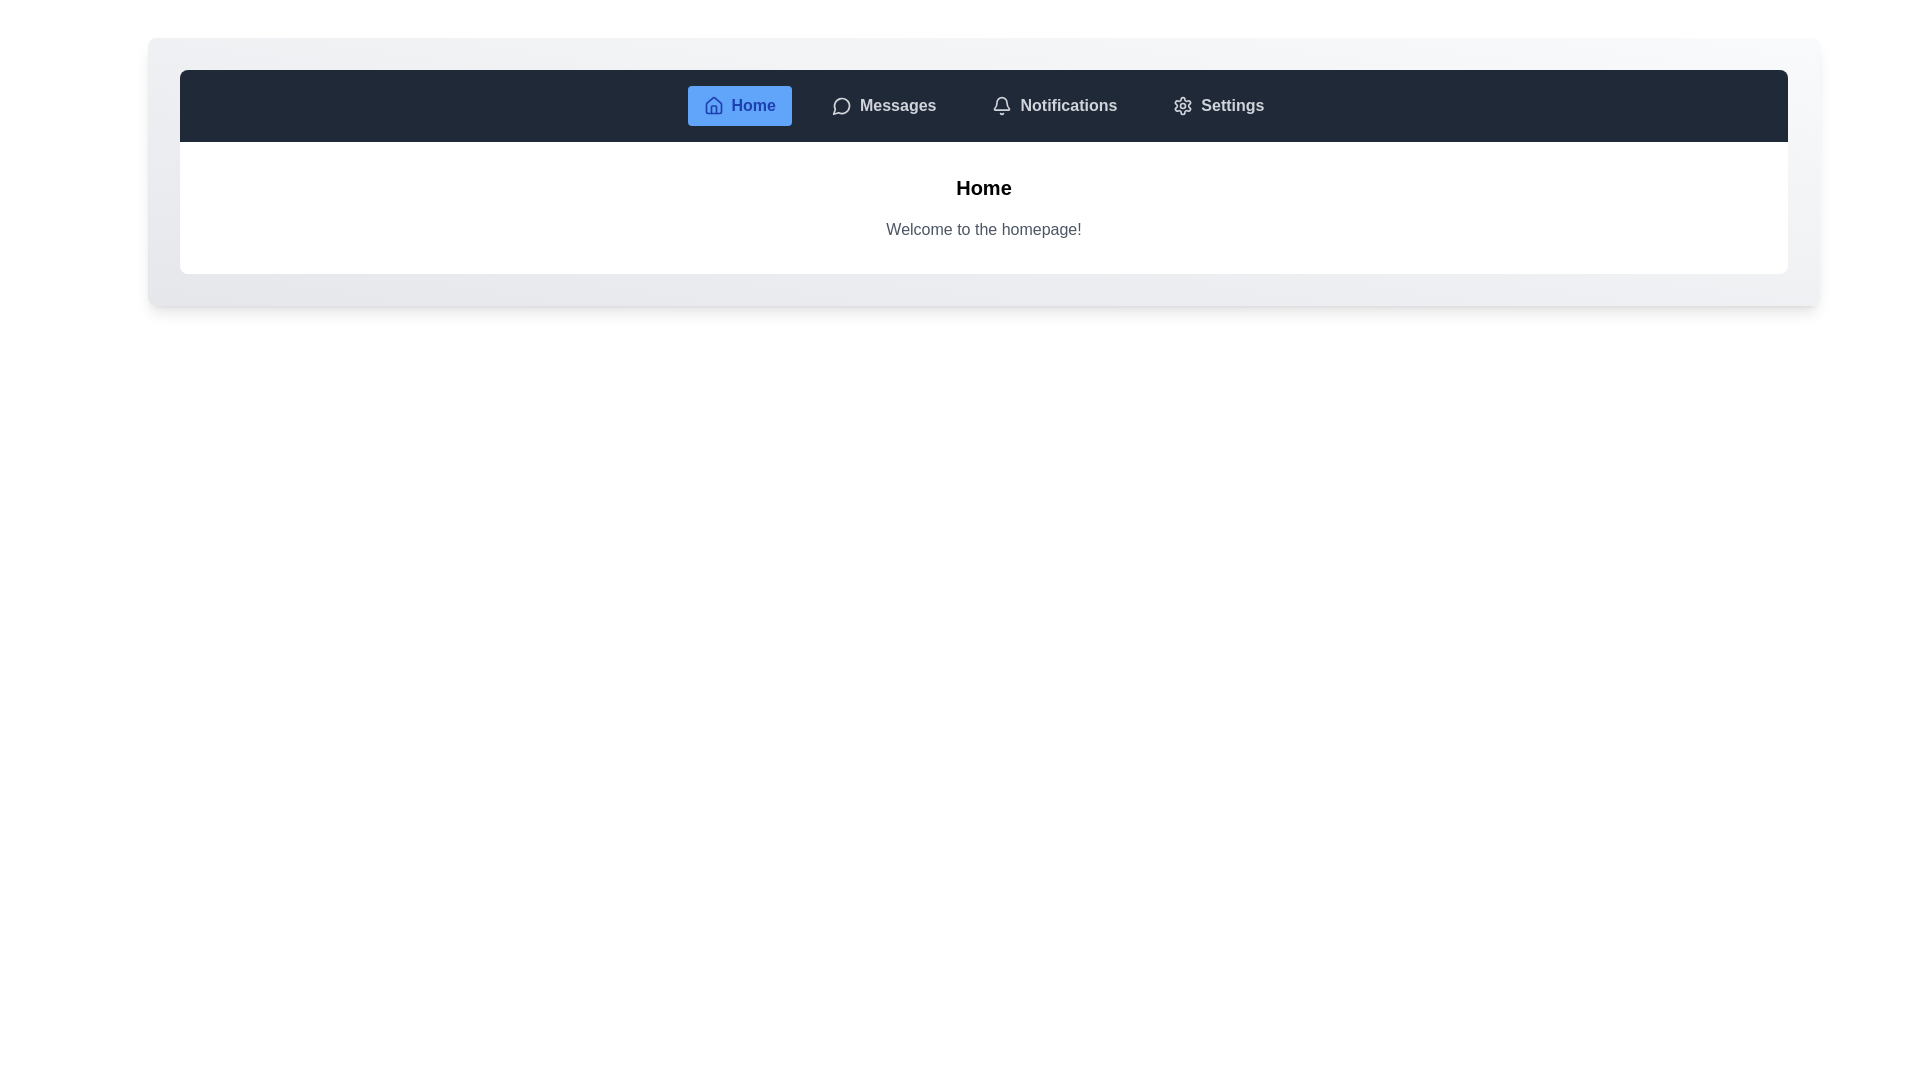 The width and height of the screenshot is (1920, 1080). I want to click on the tab labeled Settings from the navigation bar, so click(1218, 105).